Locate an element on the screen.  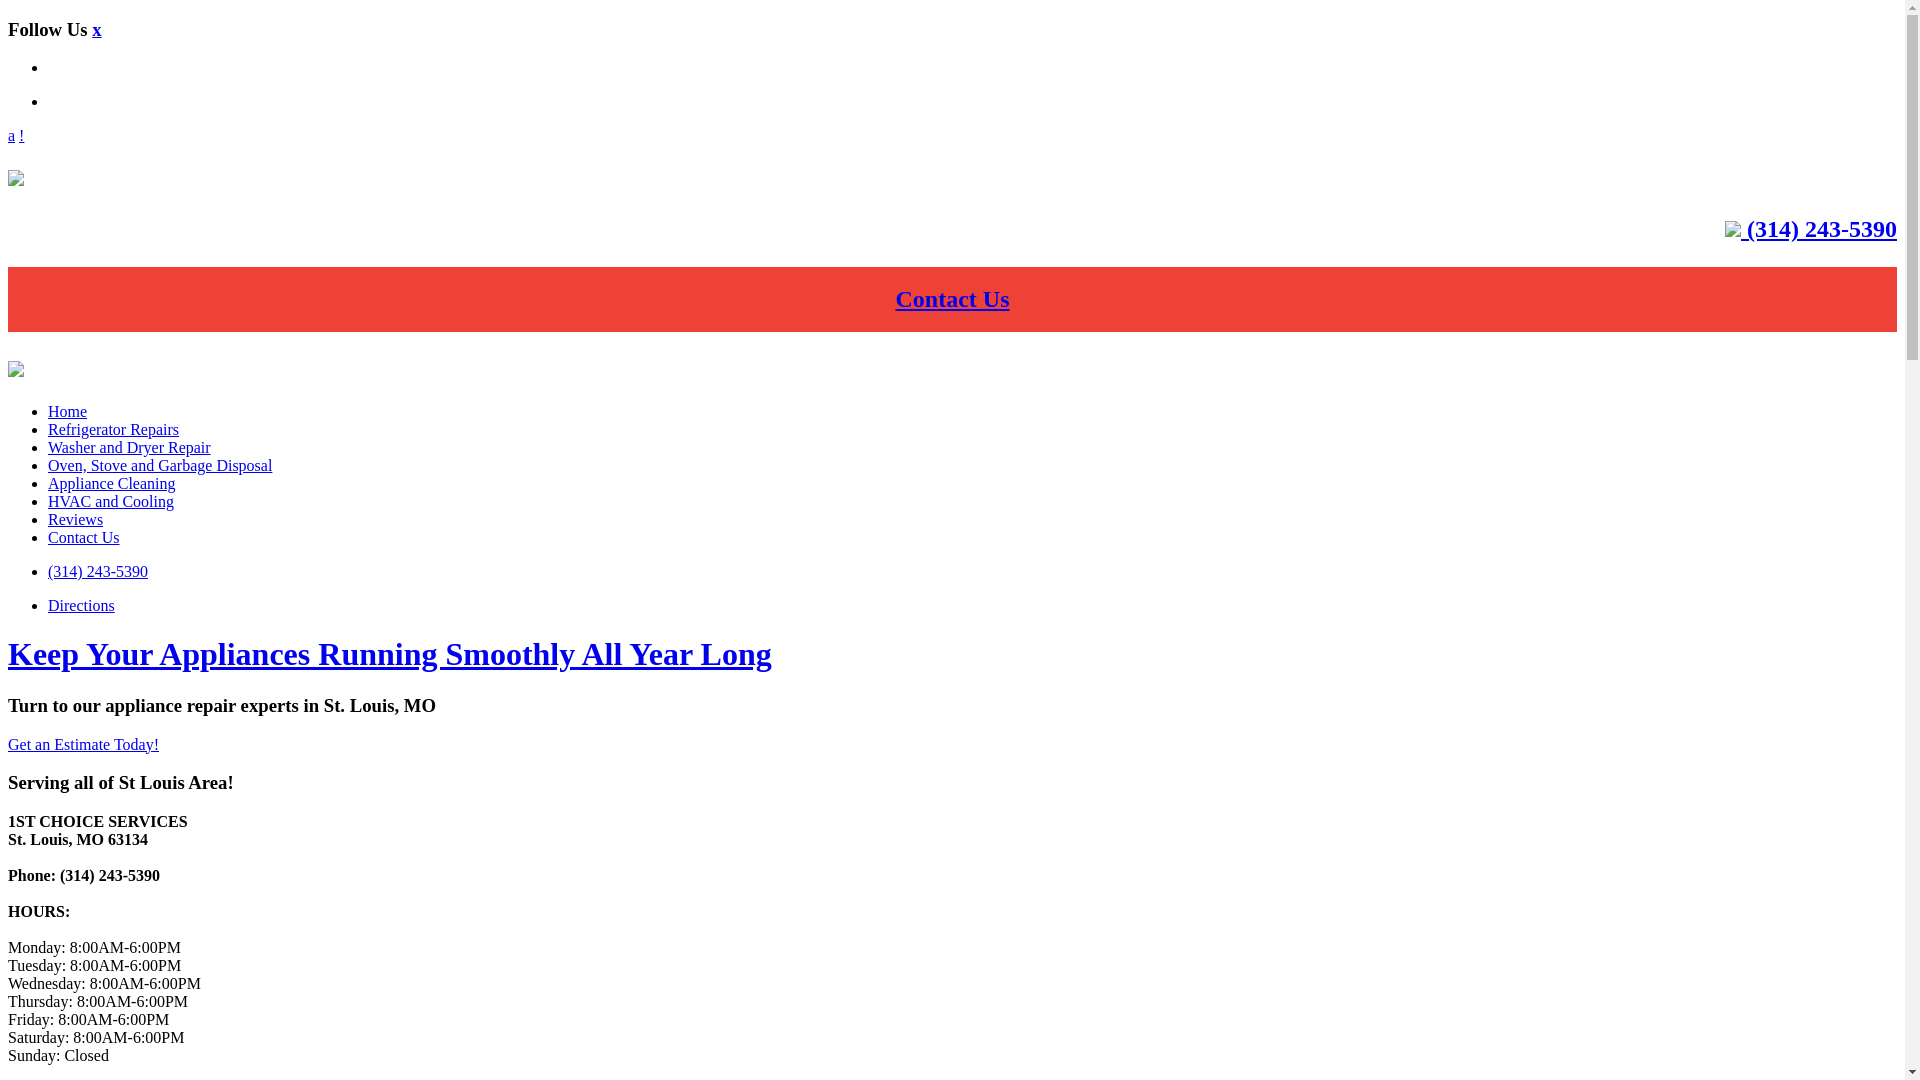
'!' is located at coordinates (21, 135).